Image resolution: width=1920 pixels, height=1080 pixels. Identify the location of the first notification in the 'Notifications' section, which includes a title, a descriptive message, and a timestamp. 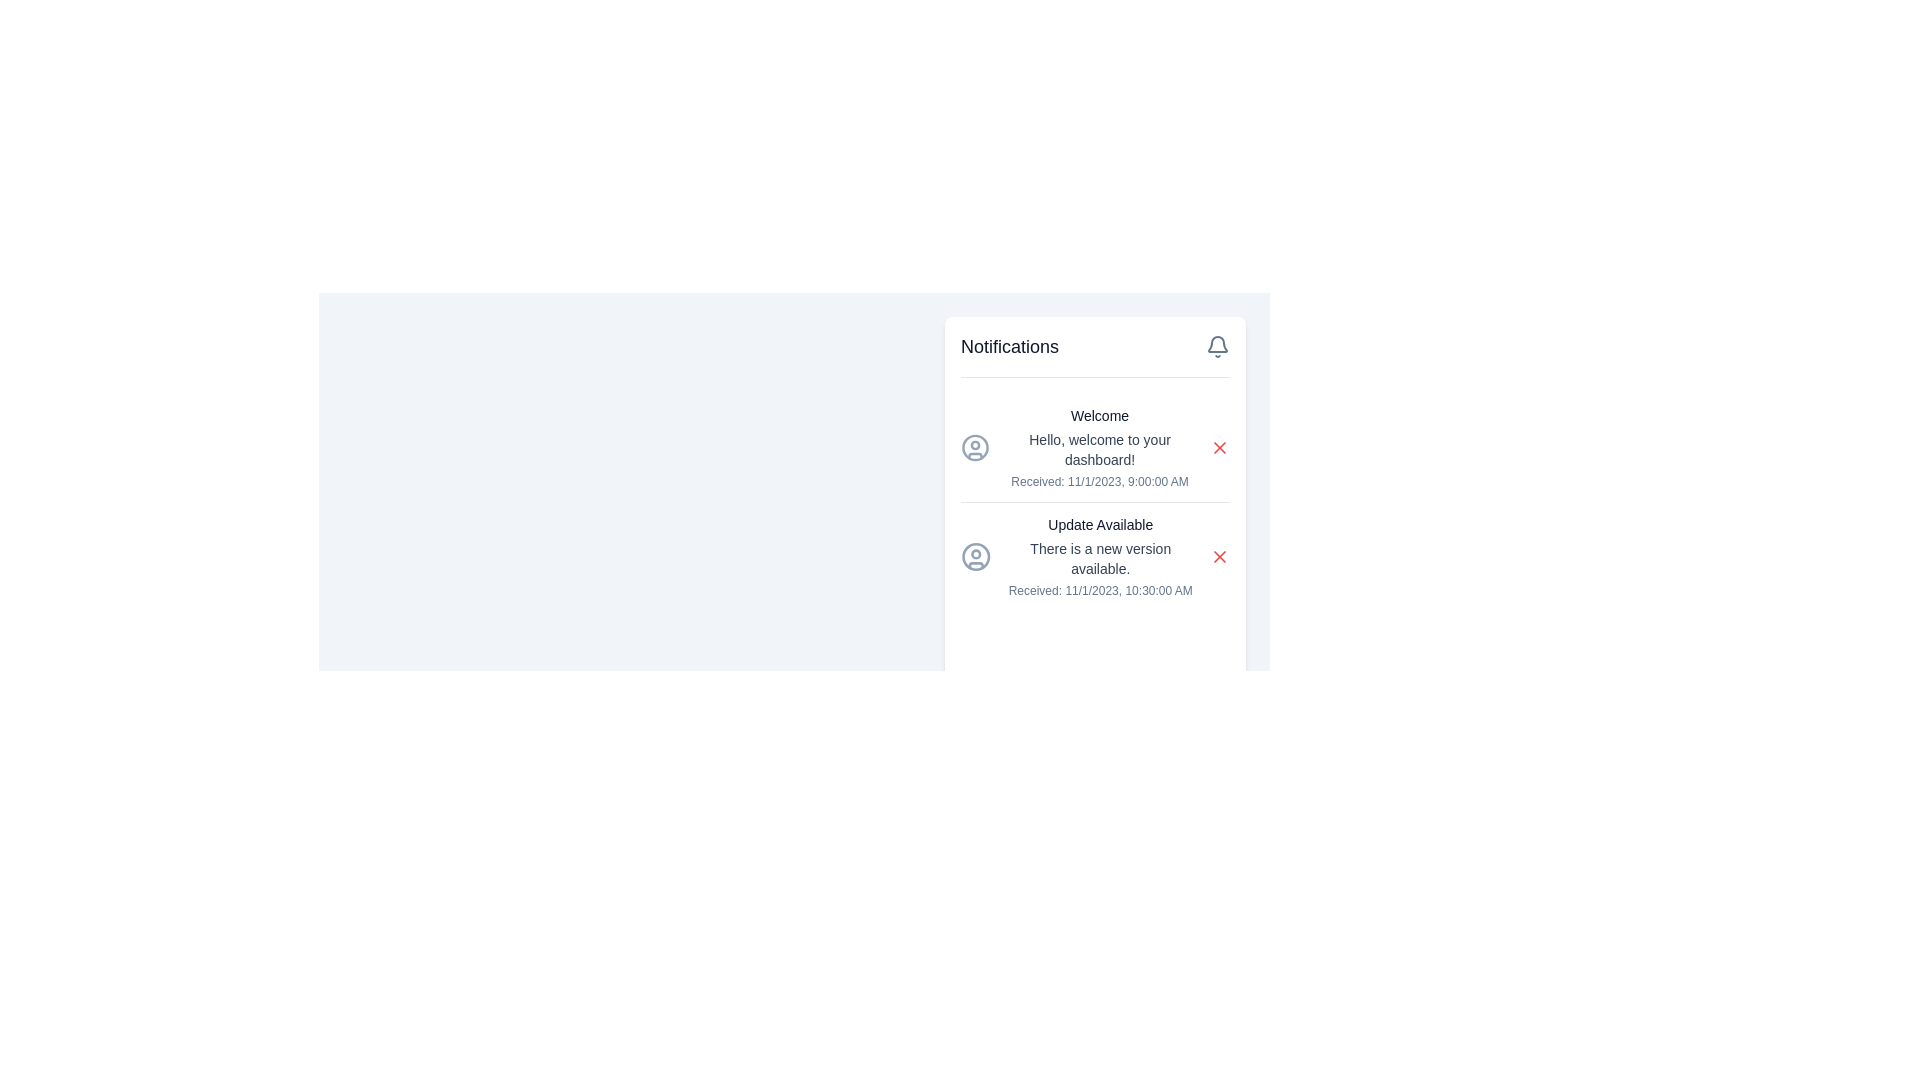
(1098, 446).